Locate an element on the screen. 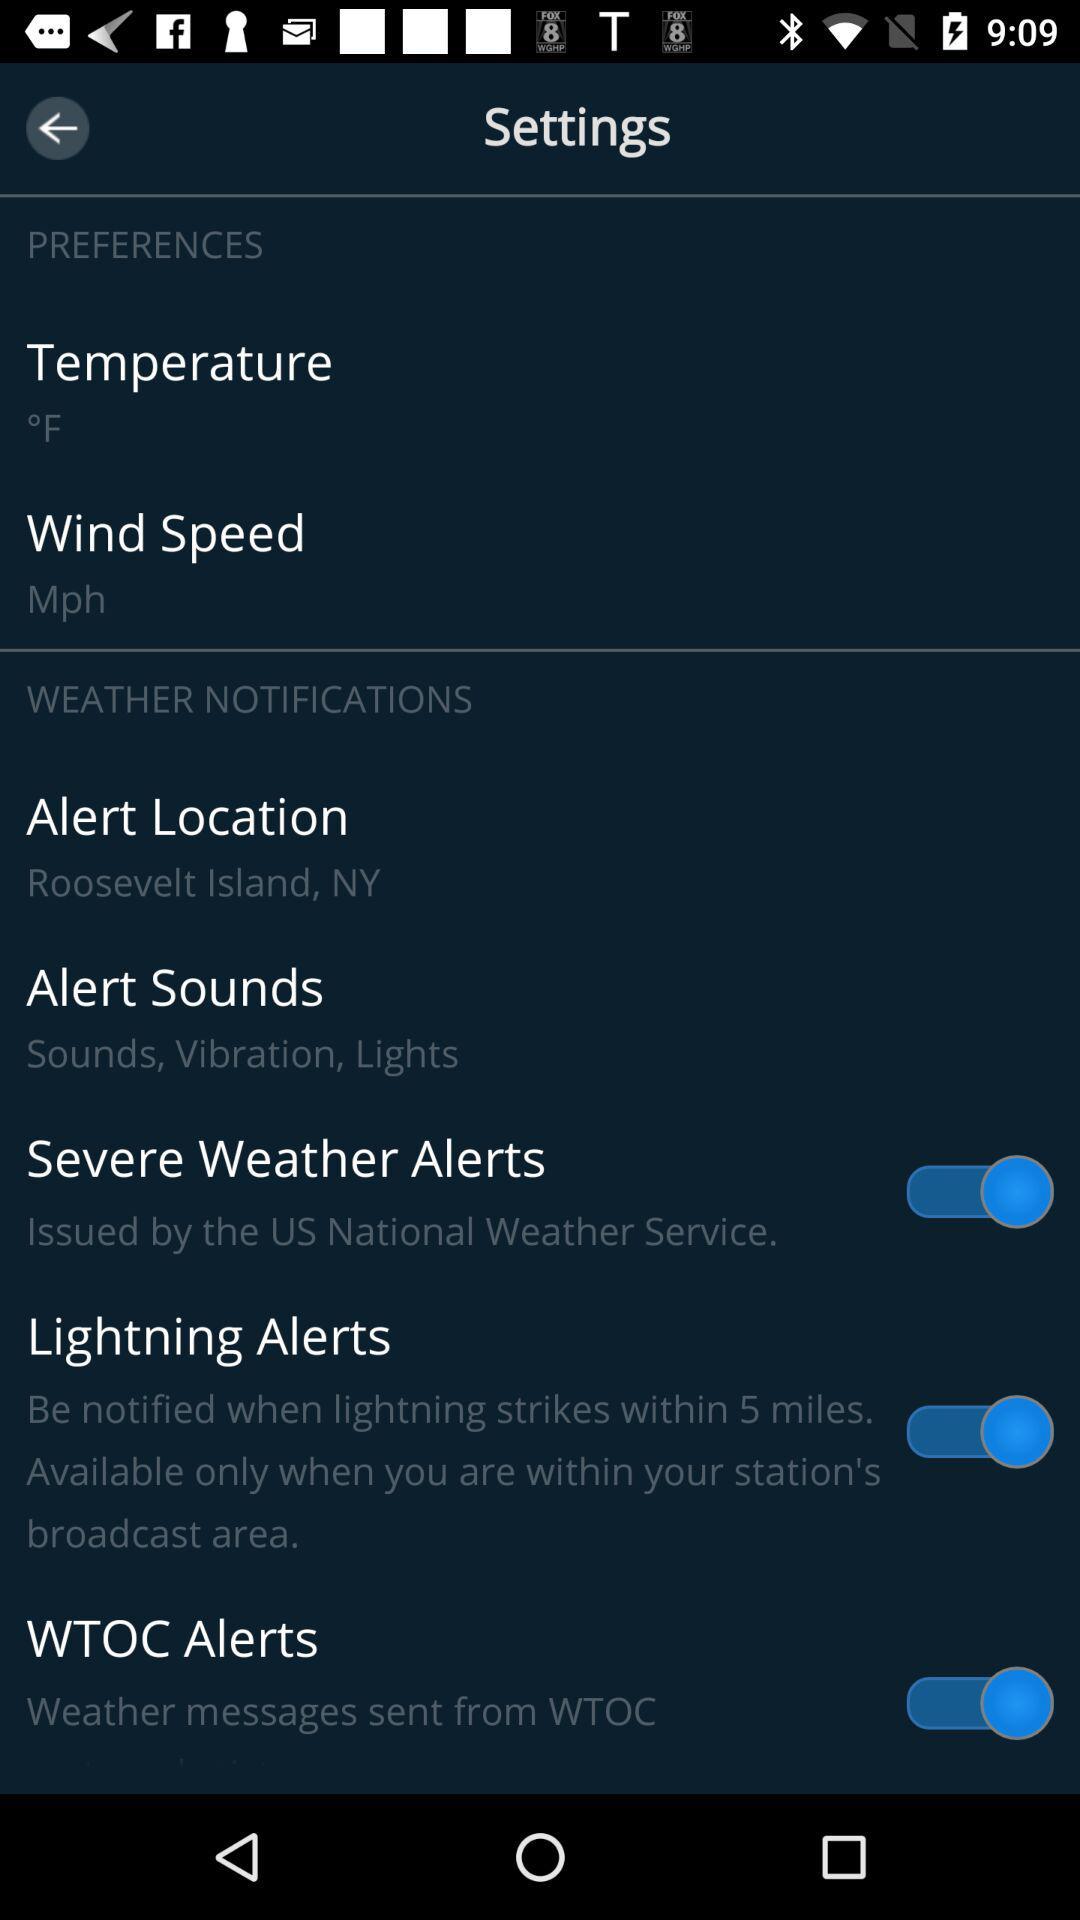  the arrow_backward icon is located at coordinates (56, 127).